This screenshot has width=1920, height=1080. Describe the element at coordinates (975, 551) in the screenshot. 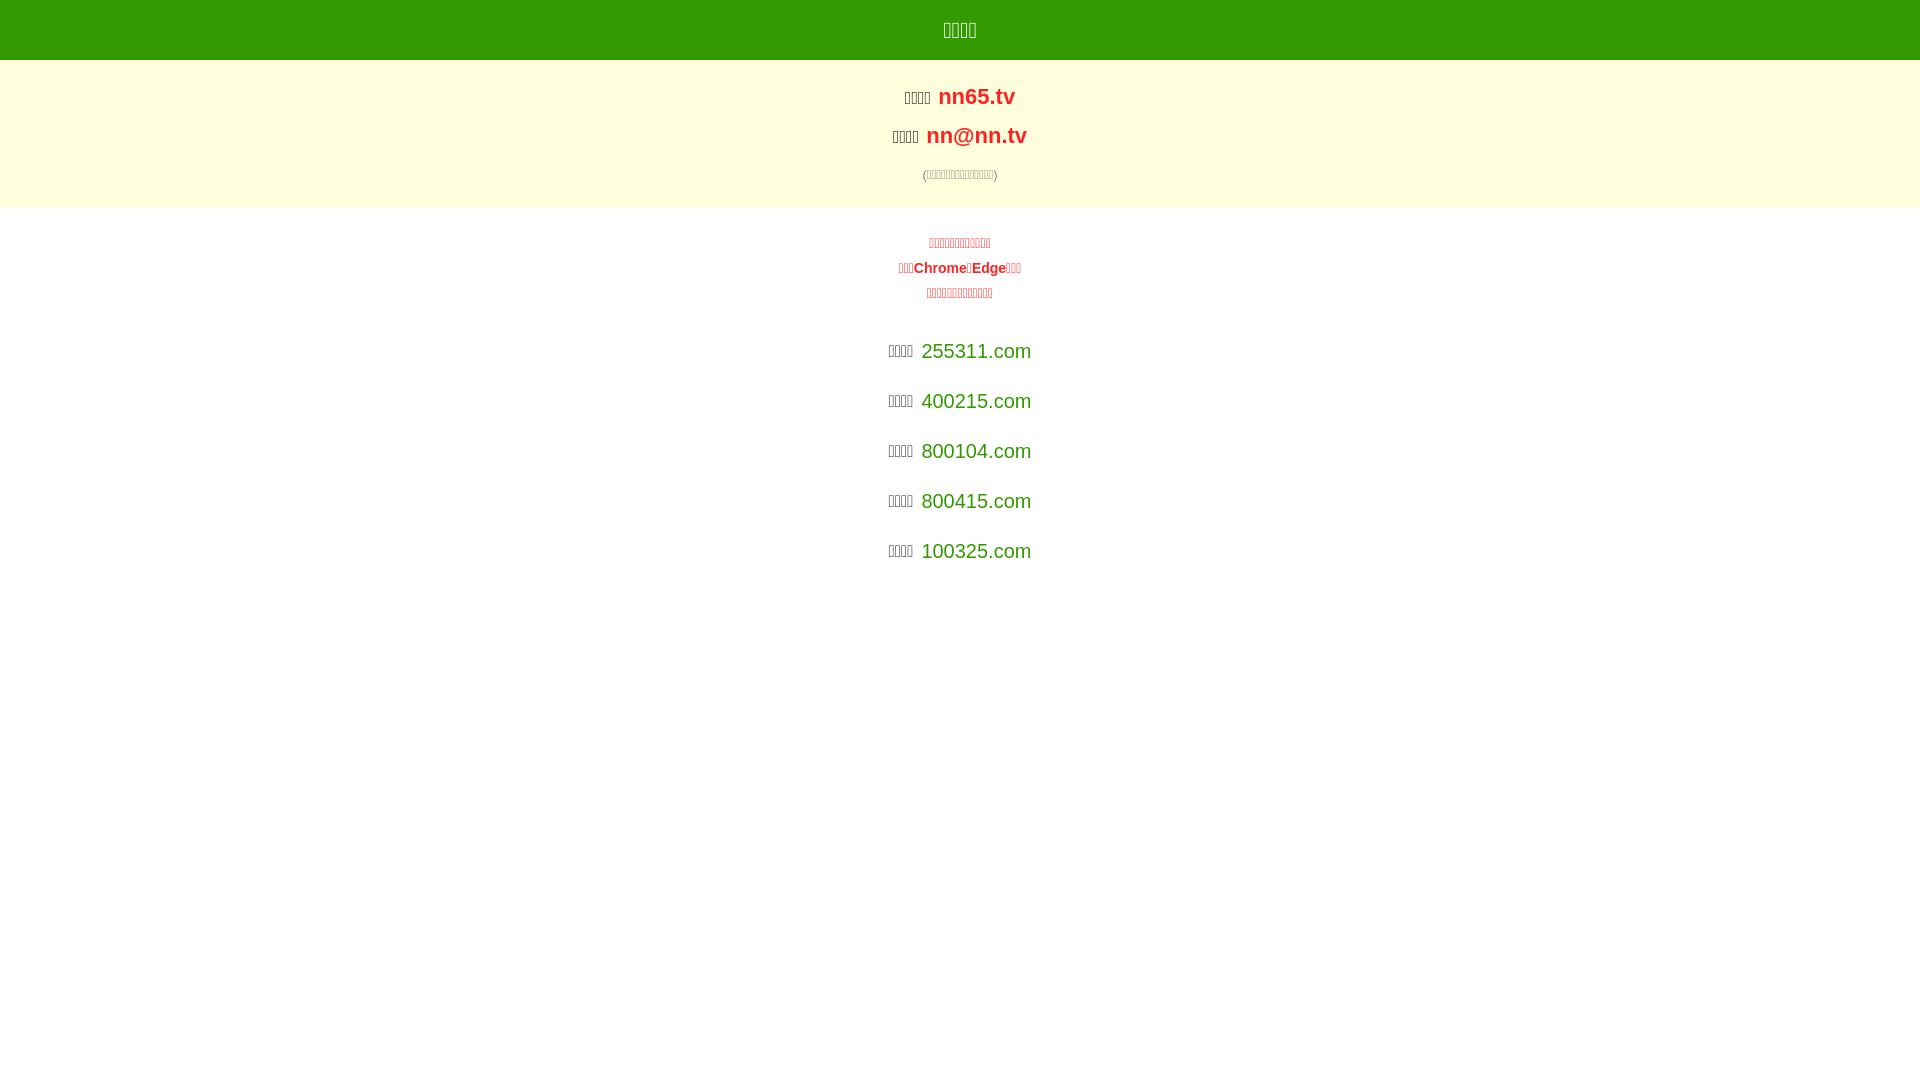

I see `'100325.com'` at that location.